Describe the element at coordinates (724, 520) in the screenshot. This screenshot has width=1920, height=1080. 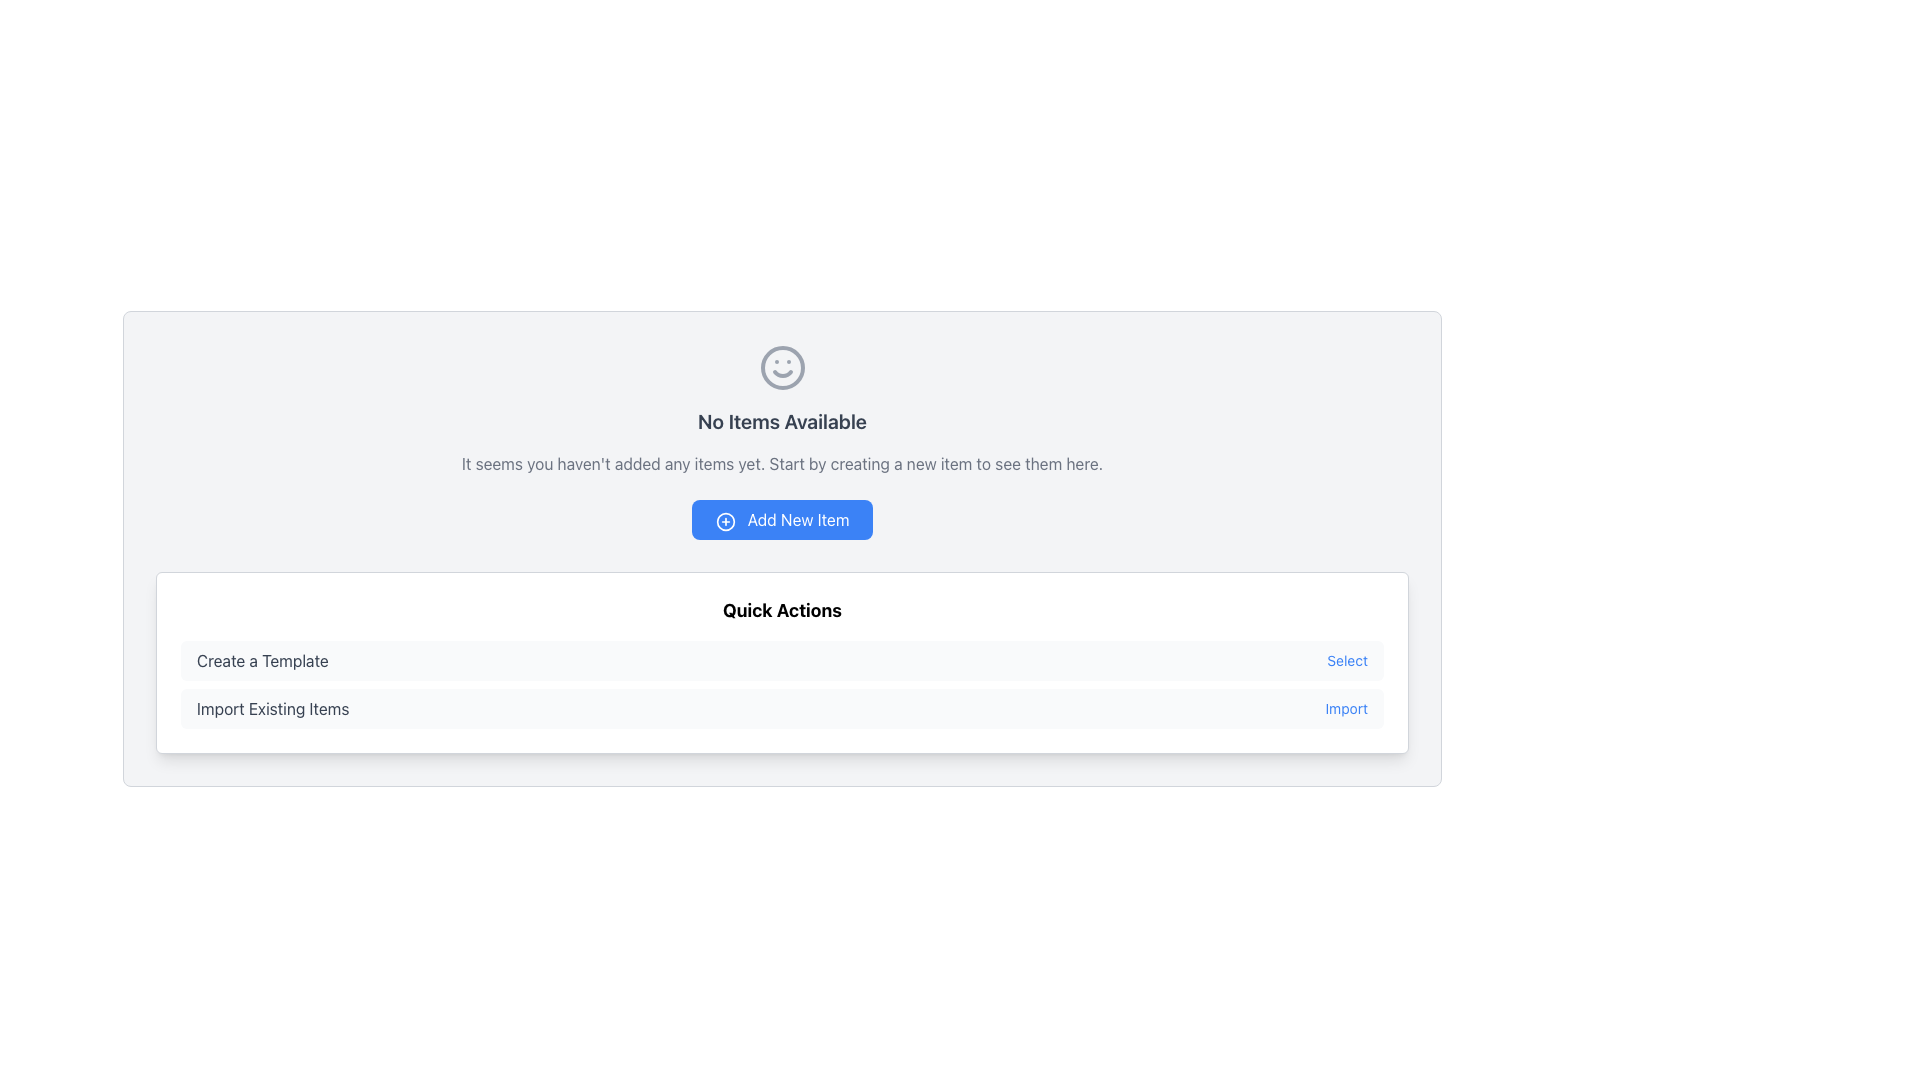
I see `the 'Add New Item' button which is visually emphasized by the circular icon located on its left side` at that location.